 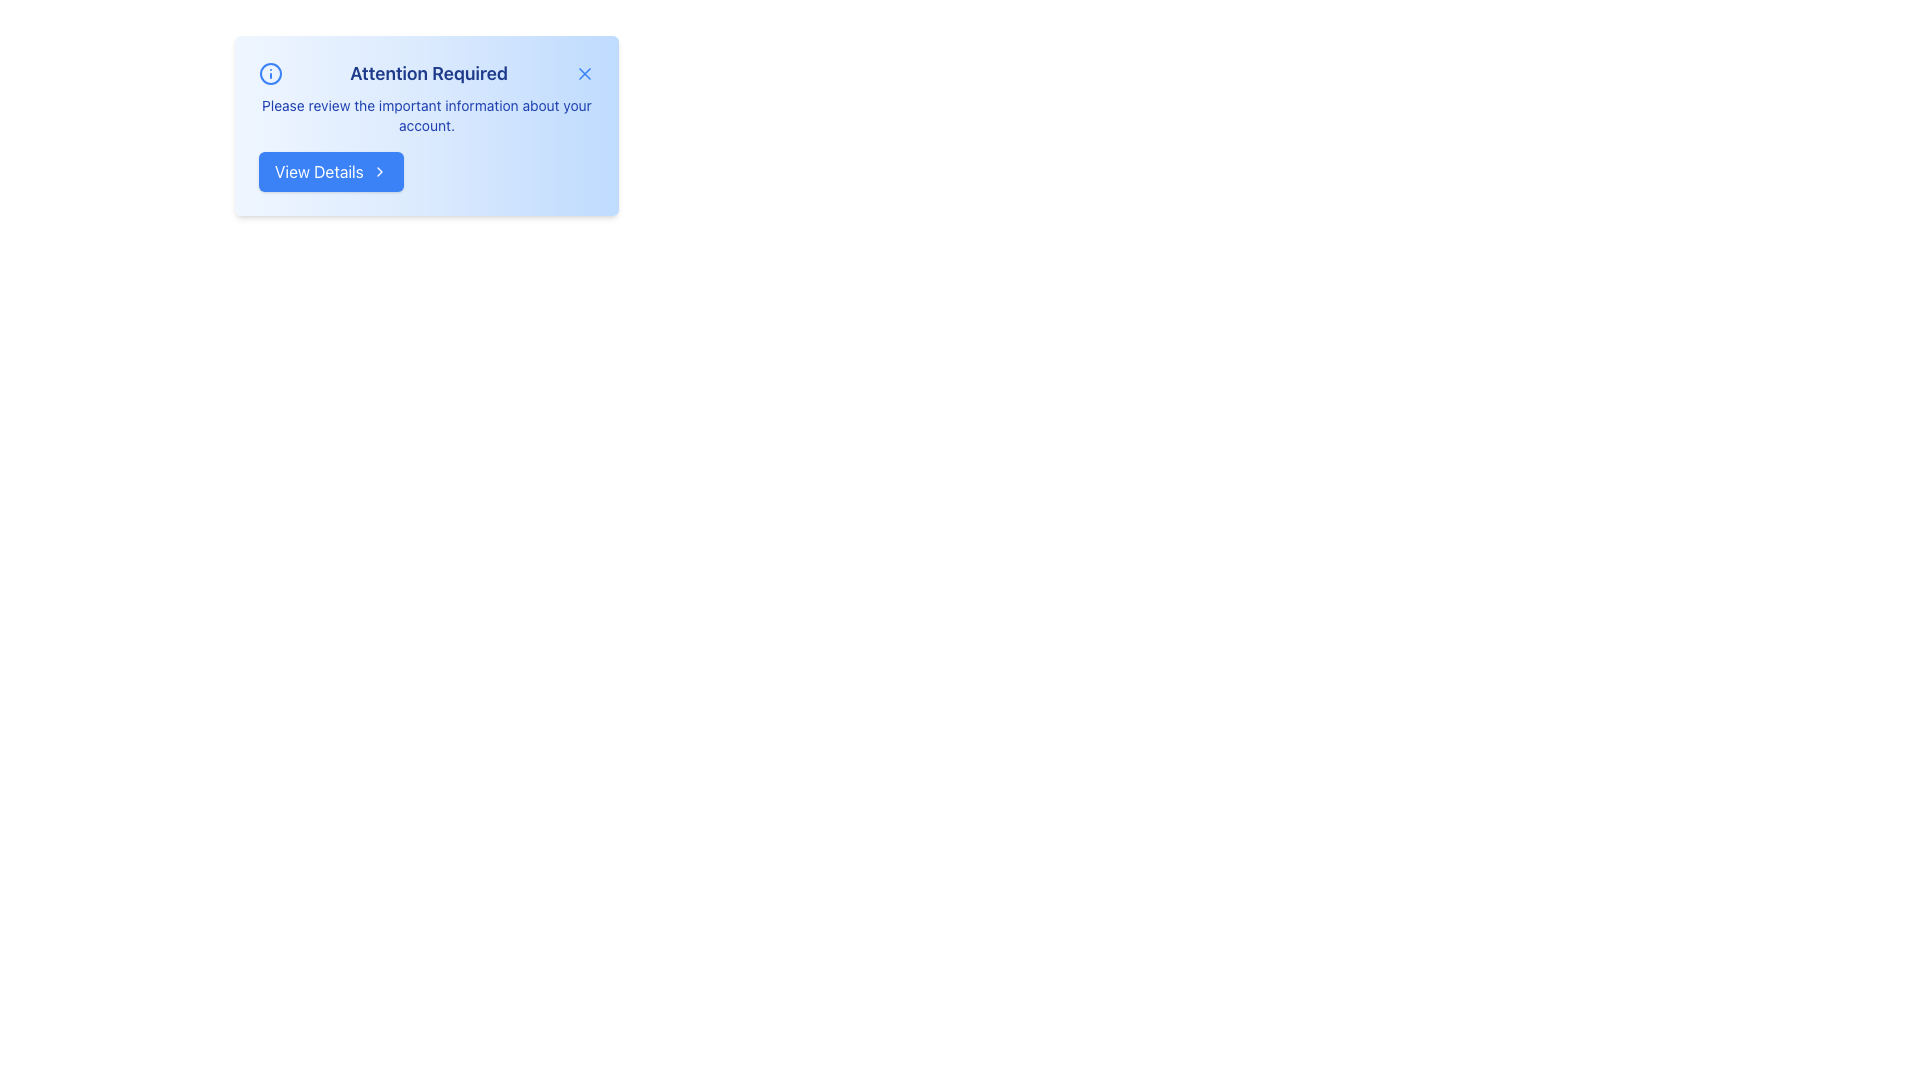 What do you see at coordinates (379, 171) in the screenshot?
I see `the right-facing chevron icon located within the blue rectangular button labeled 'View Details'` at bounding box center [379, 171].